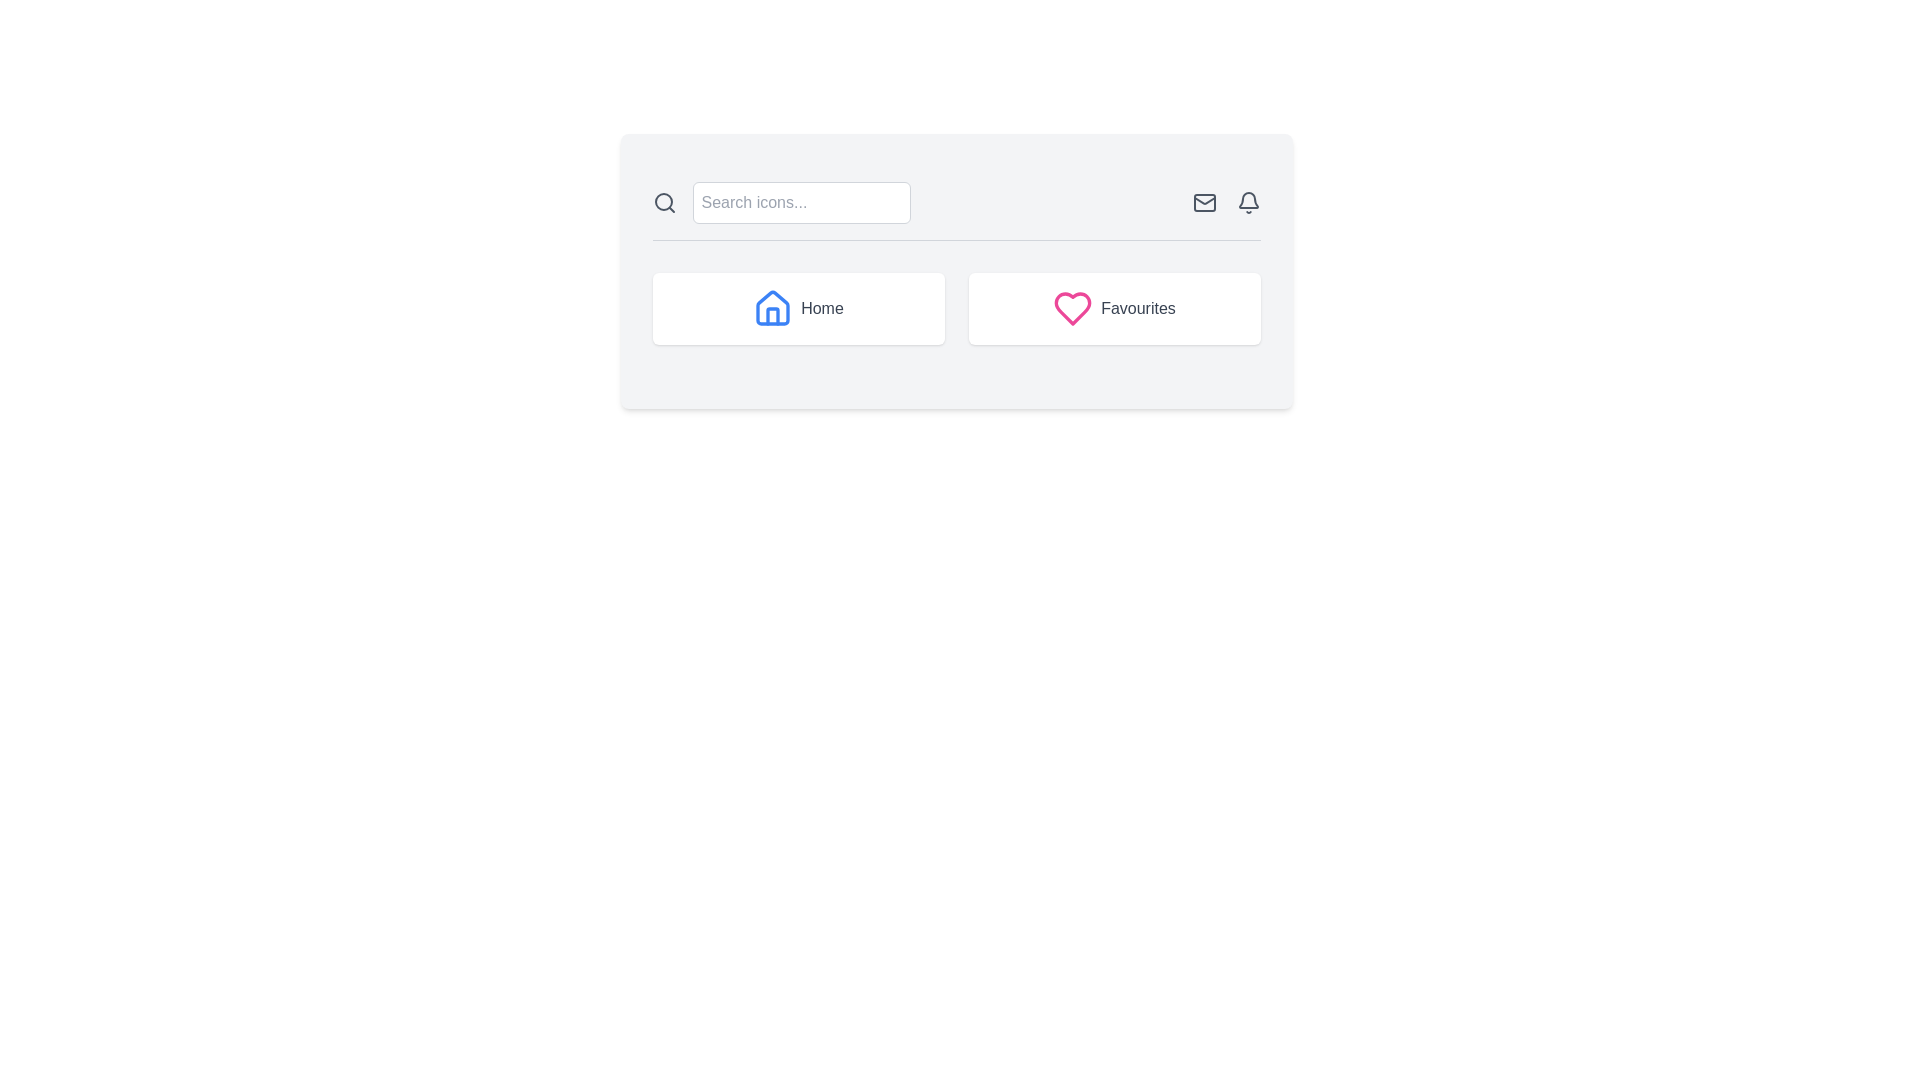 Image resolution: width=1920 pixels, height=1080 pixels. What do you see at coordinates (1203, 203) in the screenshot?
I see `the messaging icon located in the top-right corner of the header section` at bounding box center [1203, 203].